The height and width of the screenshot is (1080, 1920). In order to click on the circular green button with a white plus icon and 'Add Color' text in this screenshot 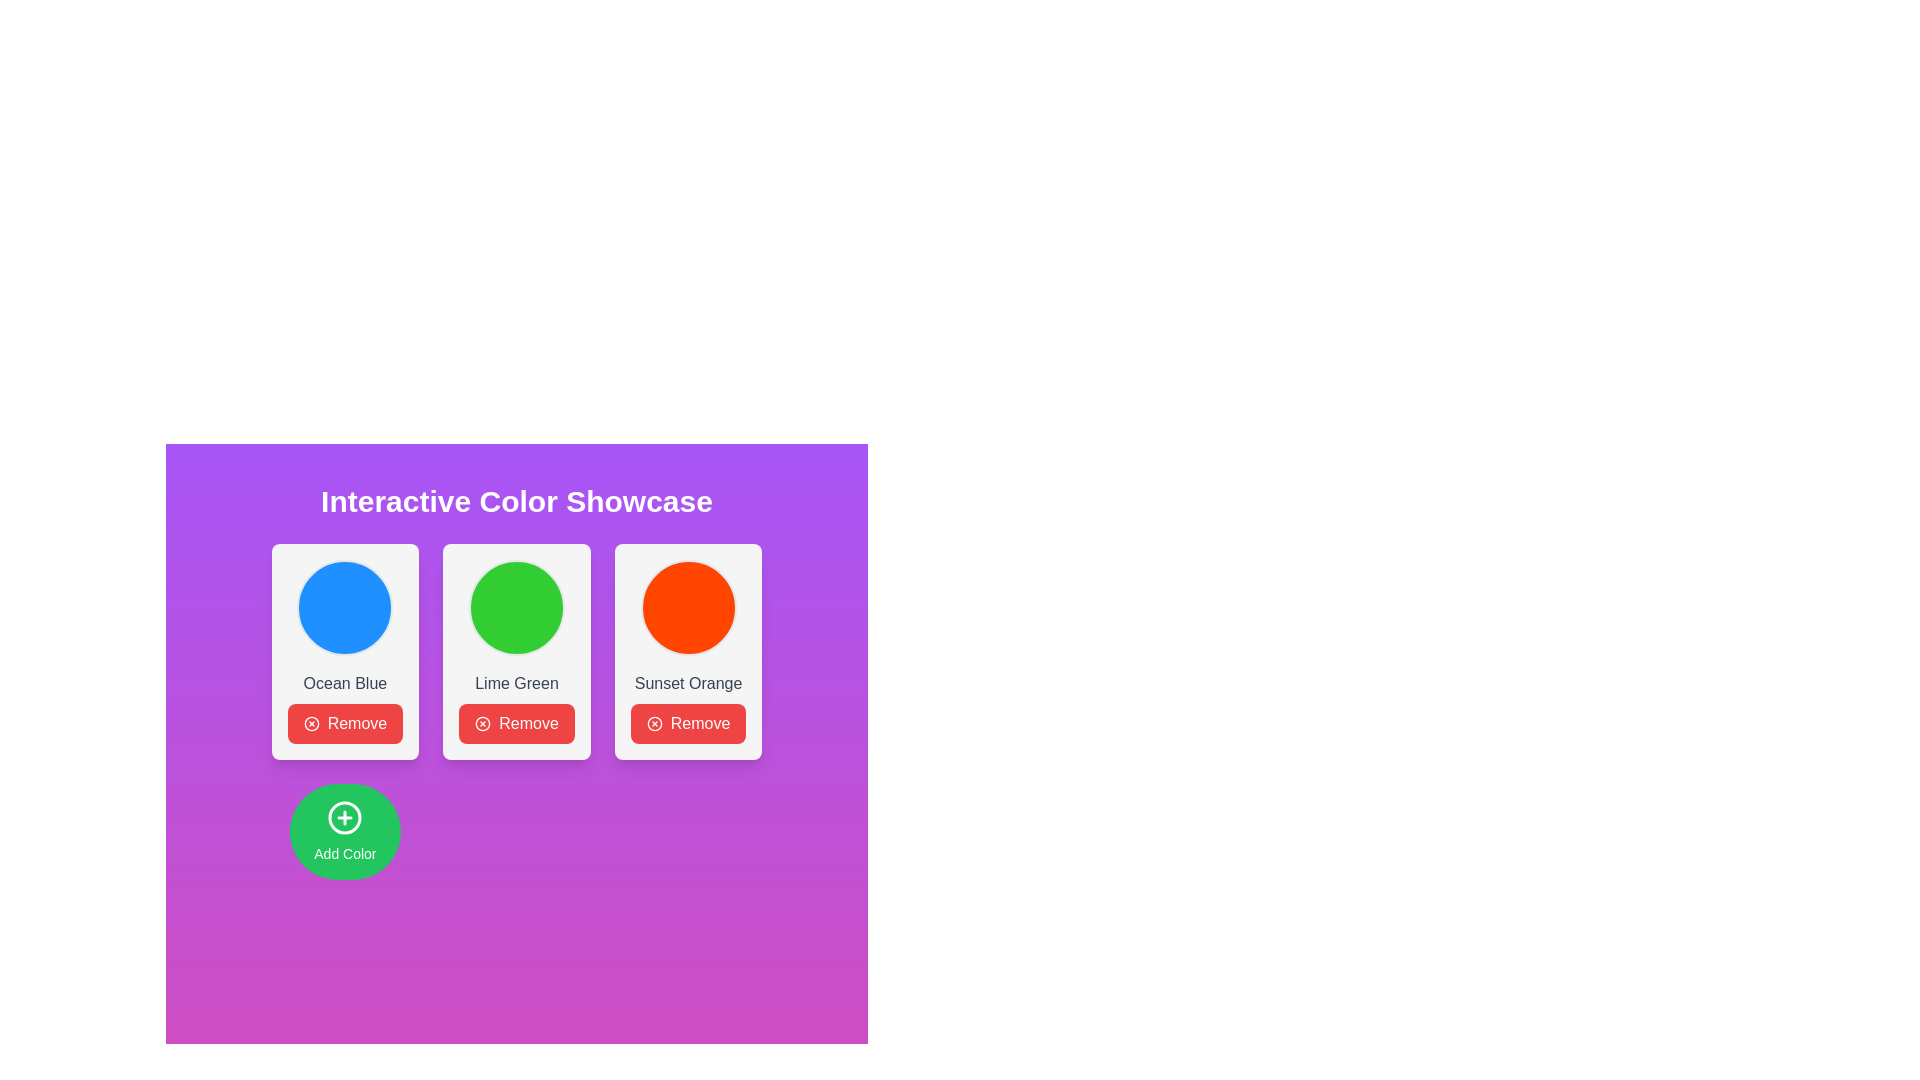, I will do `click(345, 832)`.